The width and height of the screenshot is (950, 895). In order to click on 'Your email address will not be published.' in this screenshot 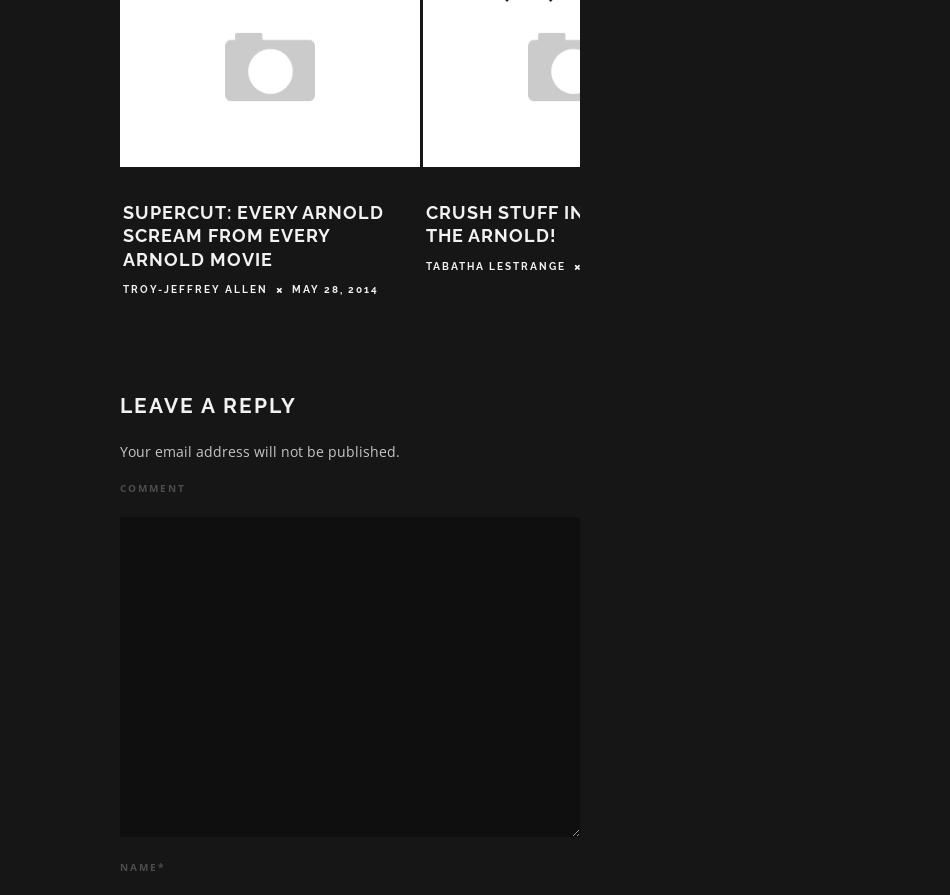, I will do `click(119, 456)`.